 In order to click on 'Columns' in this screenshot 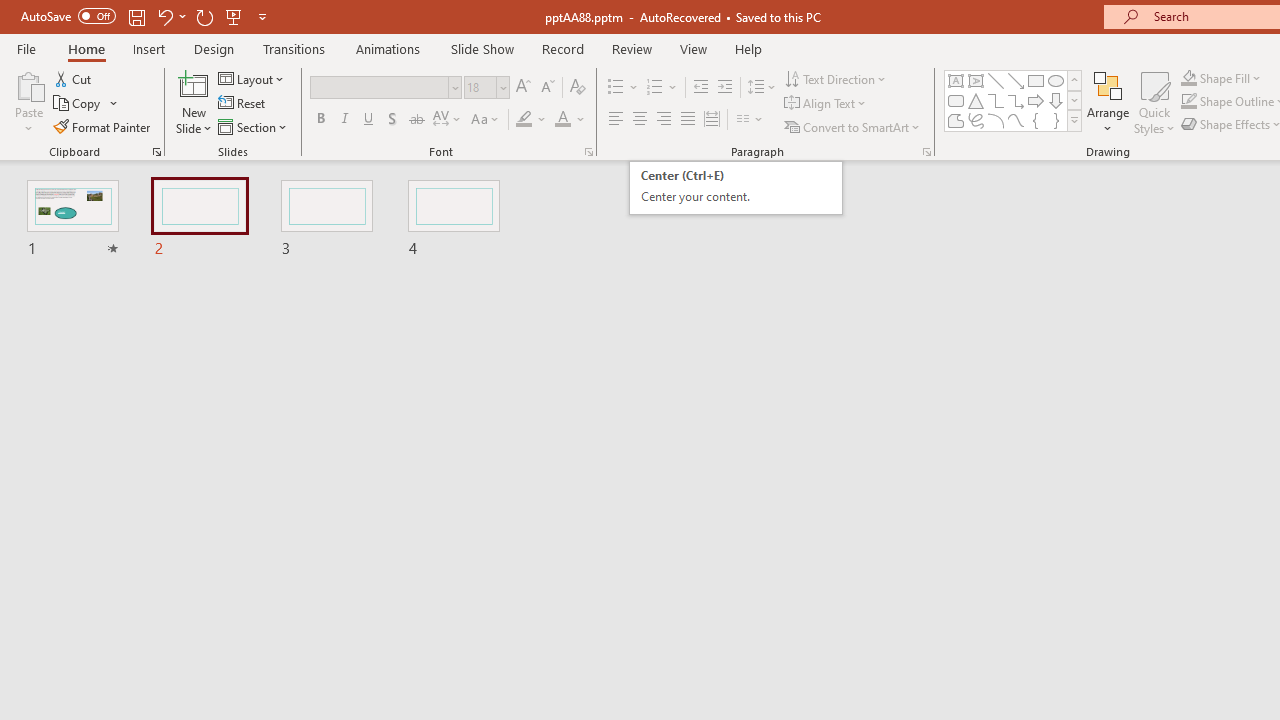, I will do `click(749, 119)`.